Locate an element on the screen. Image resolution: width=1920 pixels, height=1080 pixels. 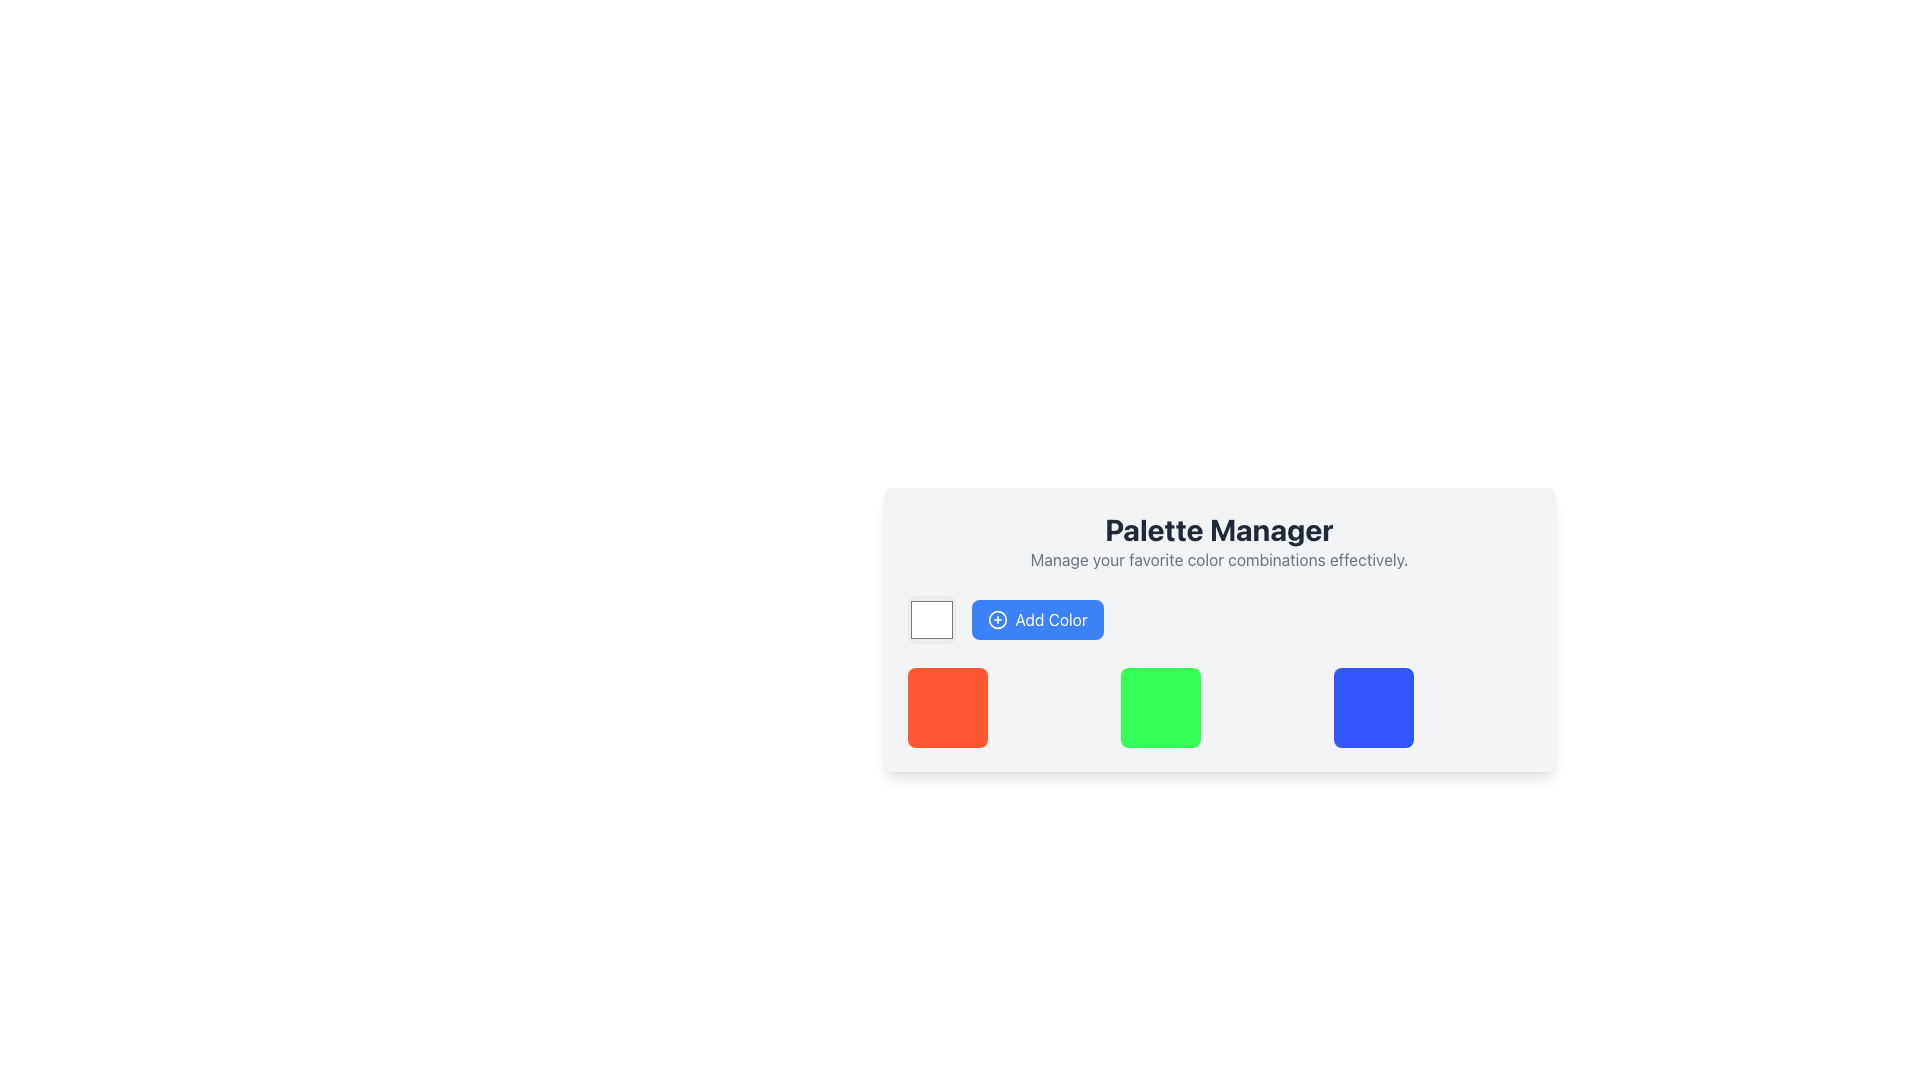
the prominent title 'Palette Manager' which is styled with bold and large font, located at the top of the interface is located at coordinates (1218, 528).